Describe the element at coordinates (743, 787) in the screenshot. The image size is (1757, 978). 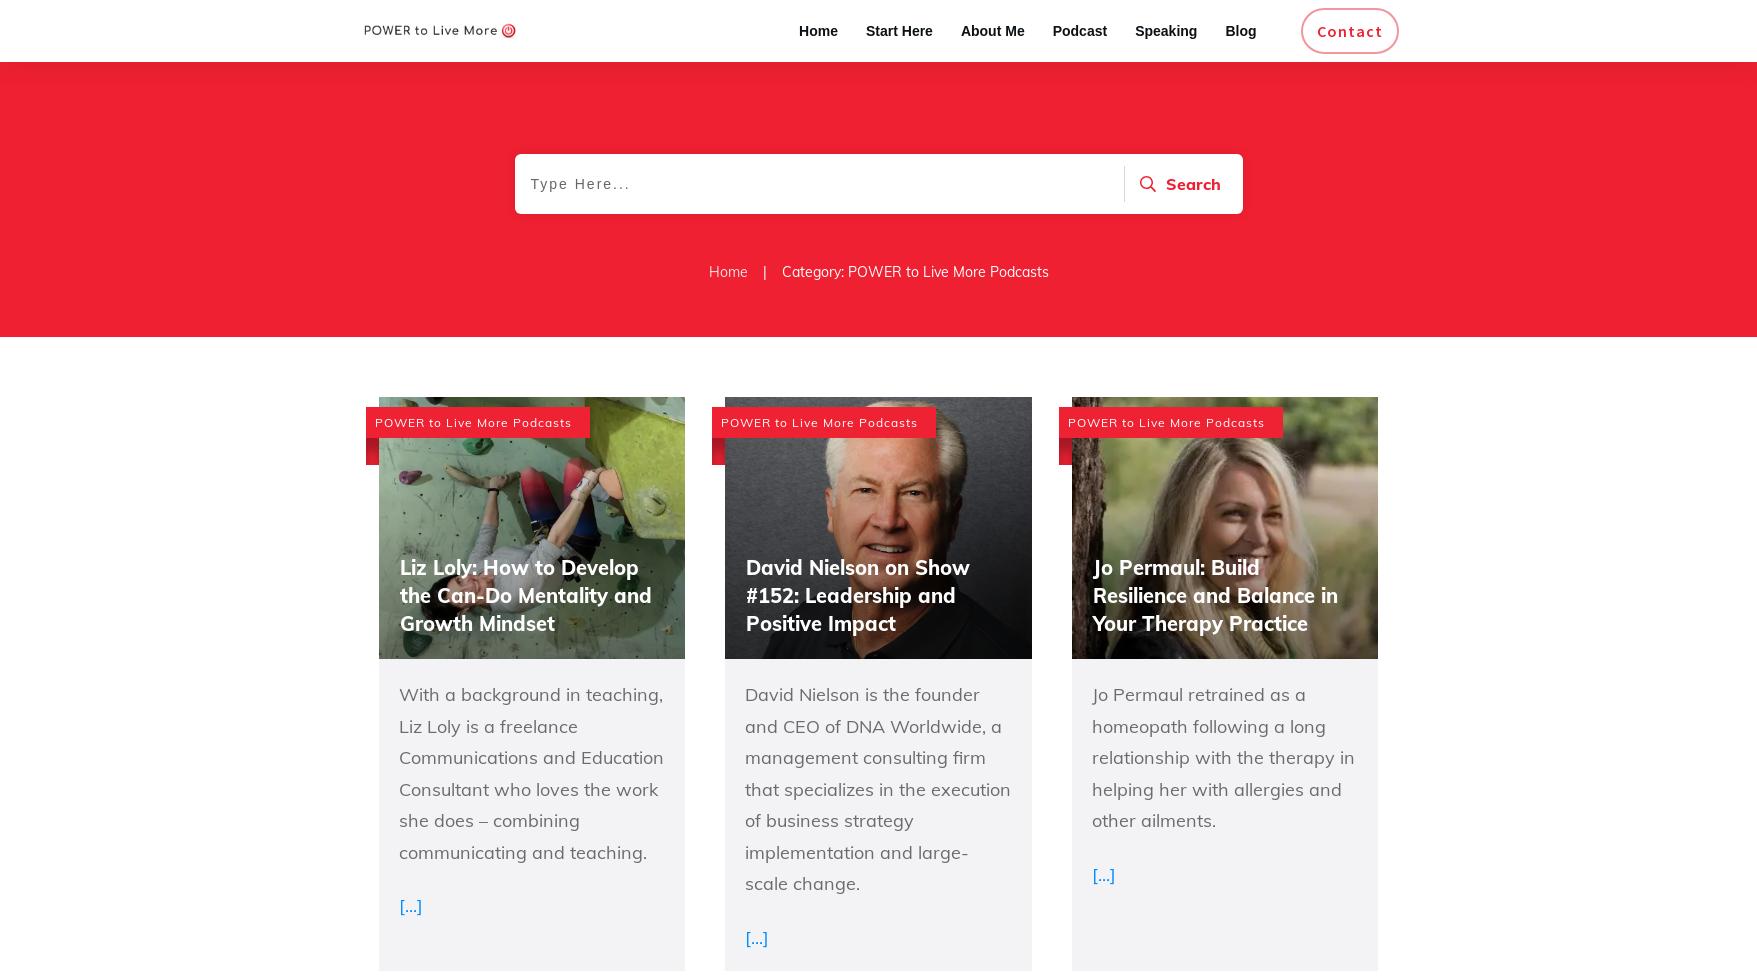
I see `'David Nielson is the founder and CEO of DNA Worldwide, a management consulting firm that specializes in the execution of business strategy implementation and large-scale change.'` at that location.